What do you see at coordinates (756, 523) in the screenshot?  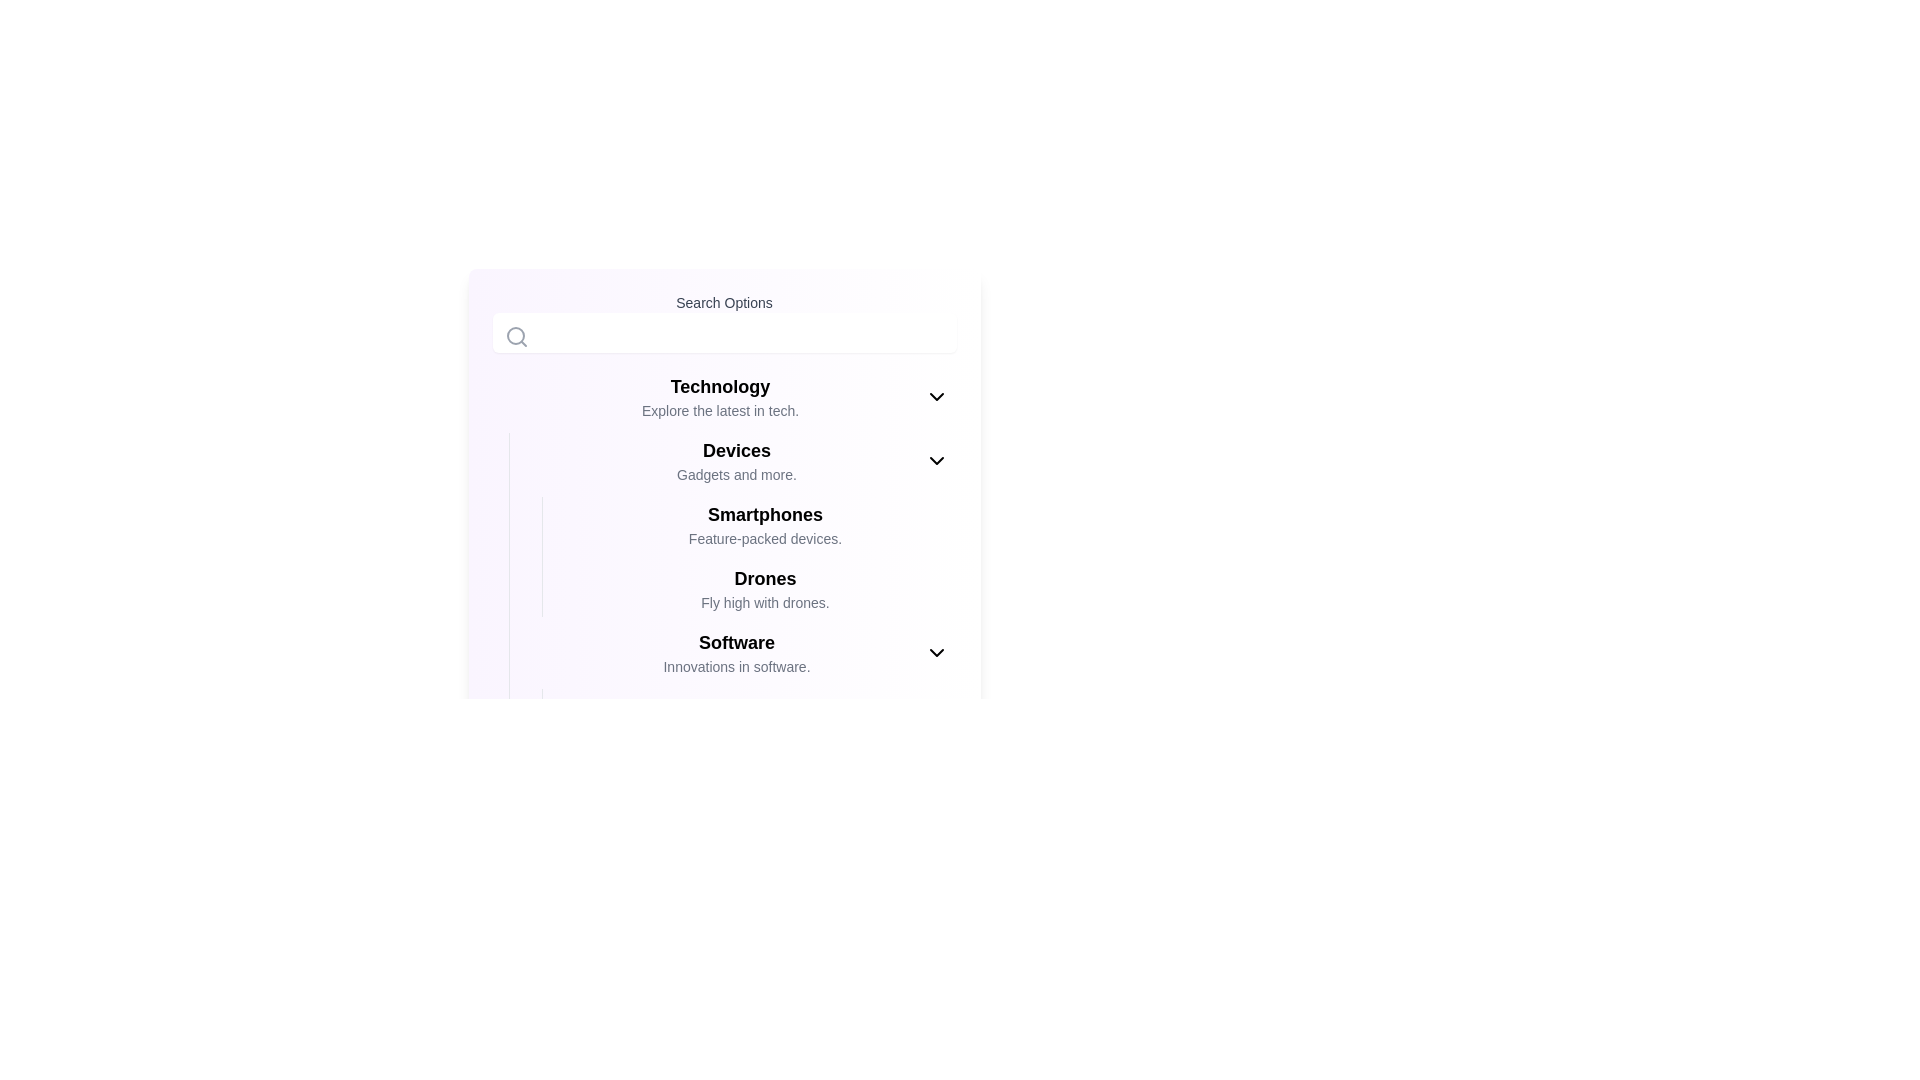 I see `the 'Smartphones' label, which is the first item listed under the 'Devices' section` at bounding box center [756, 523].